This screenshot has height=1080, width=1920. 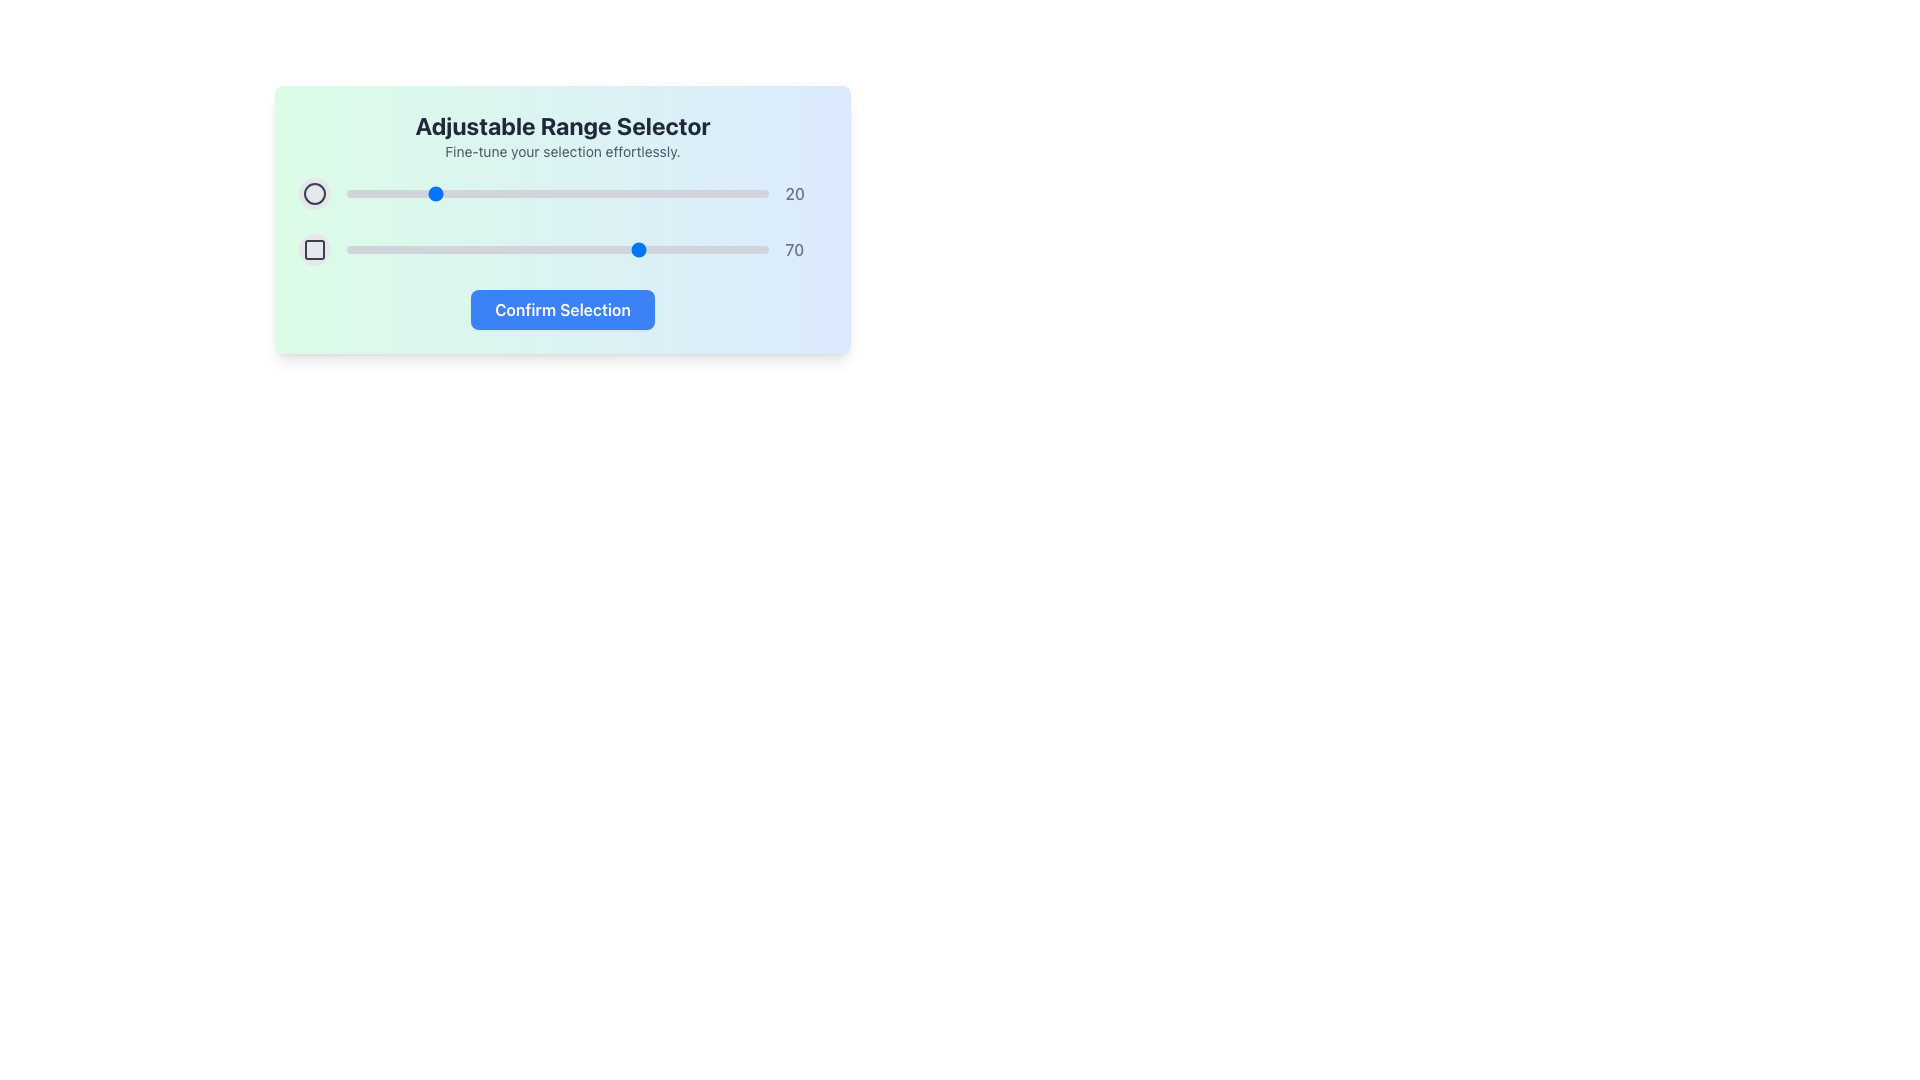 What do you see at coordinates (680, 249) in the screenshot?
I see `the slider value` at bounding box center [680, 249].